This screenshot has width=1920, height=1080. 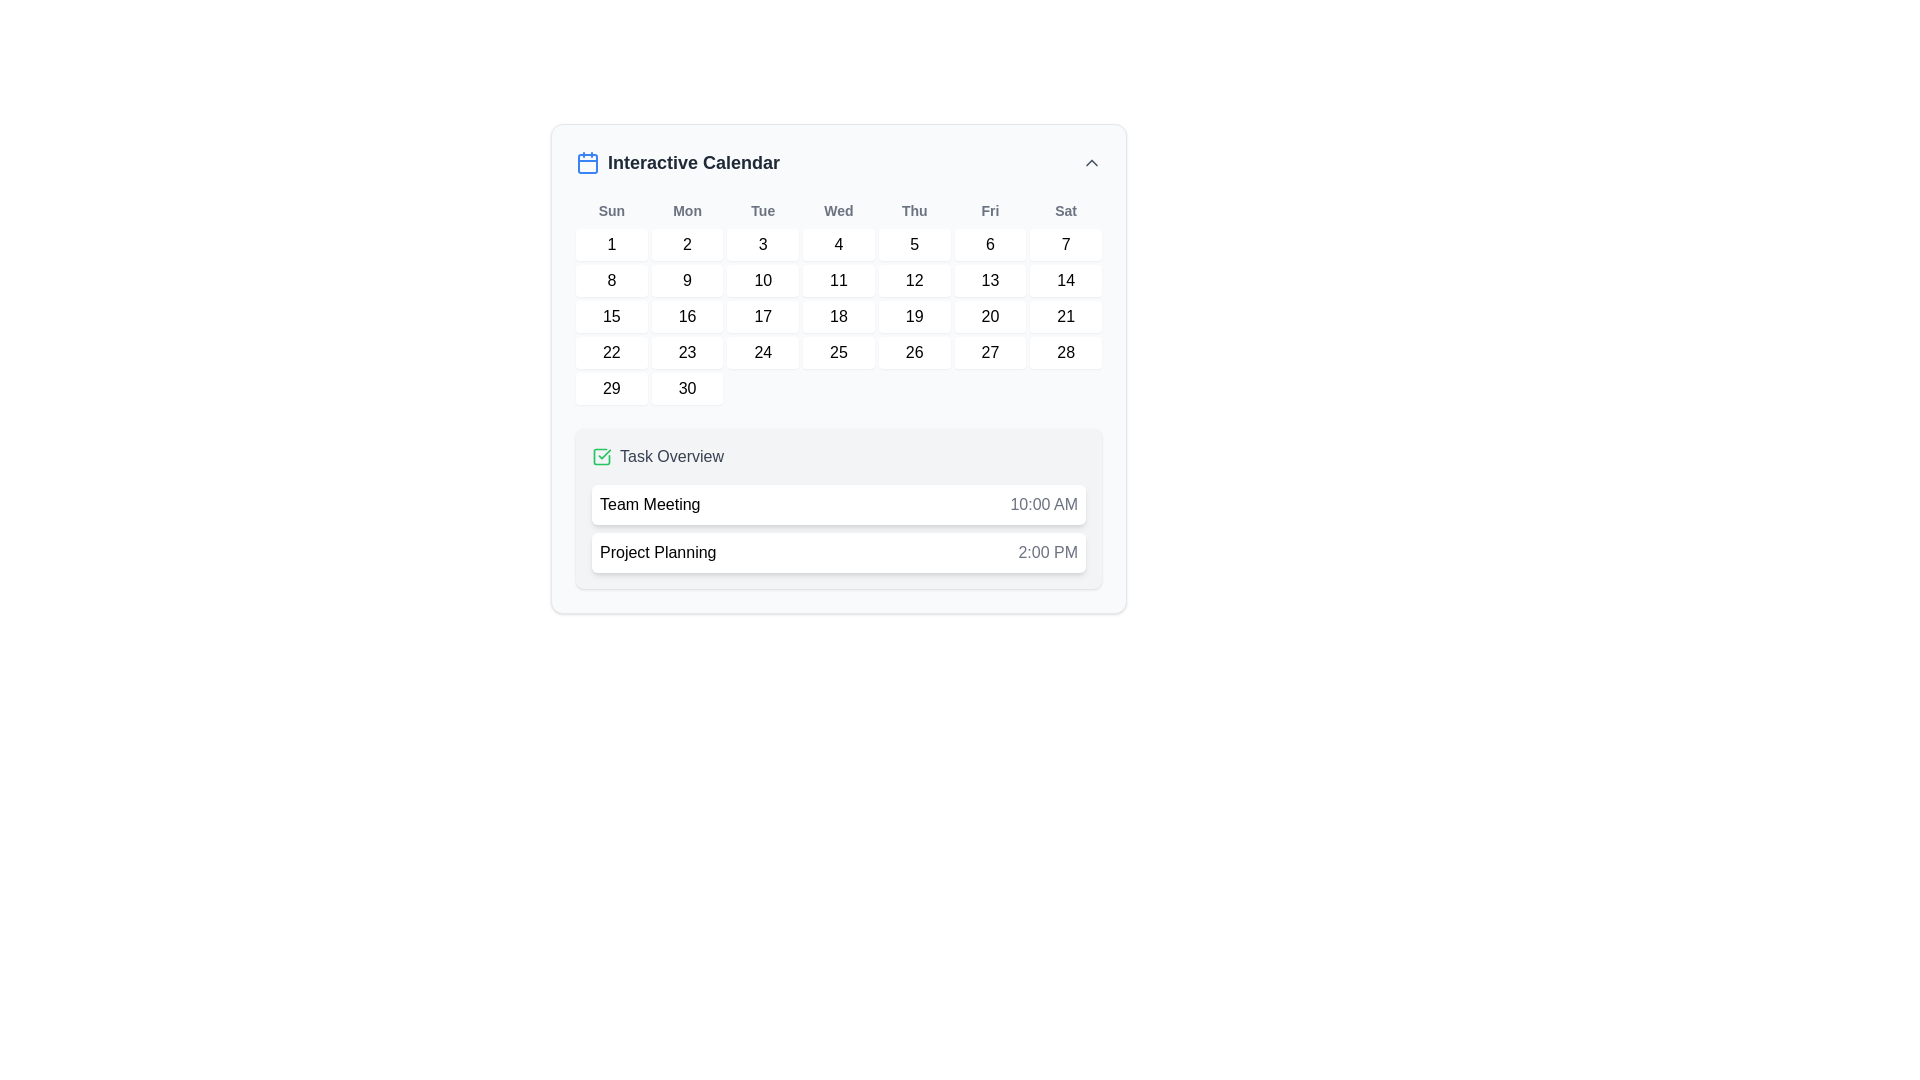 I want to click on the Calendar date tile displaying the number '18', so click(x=839, y=315).